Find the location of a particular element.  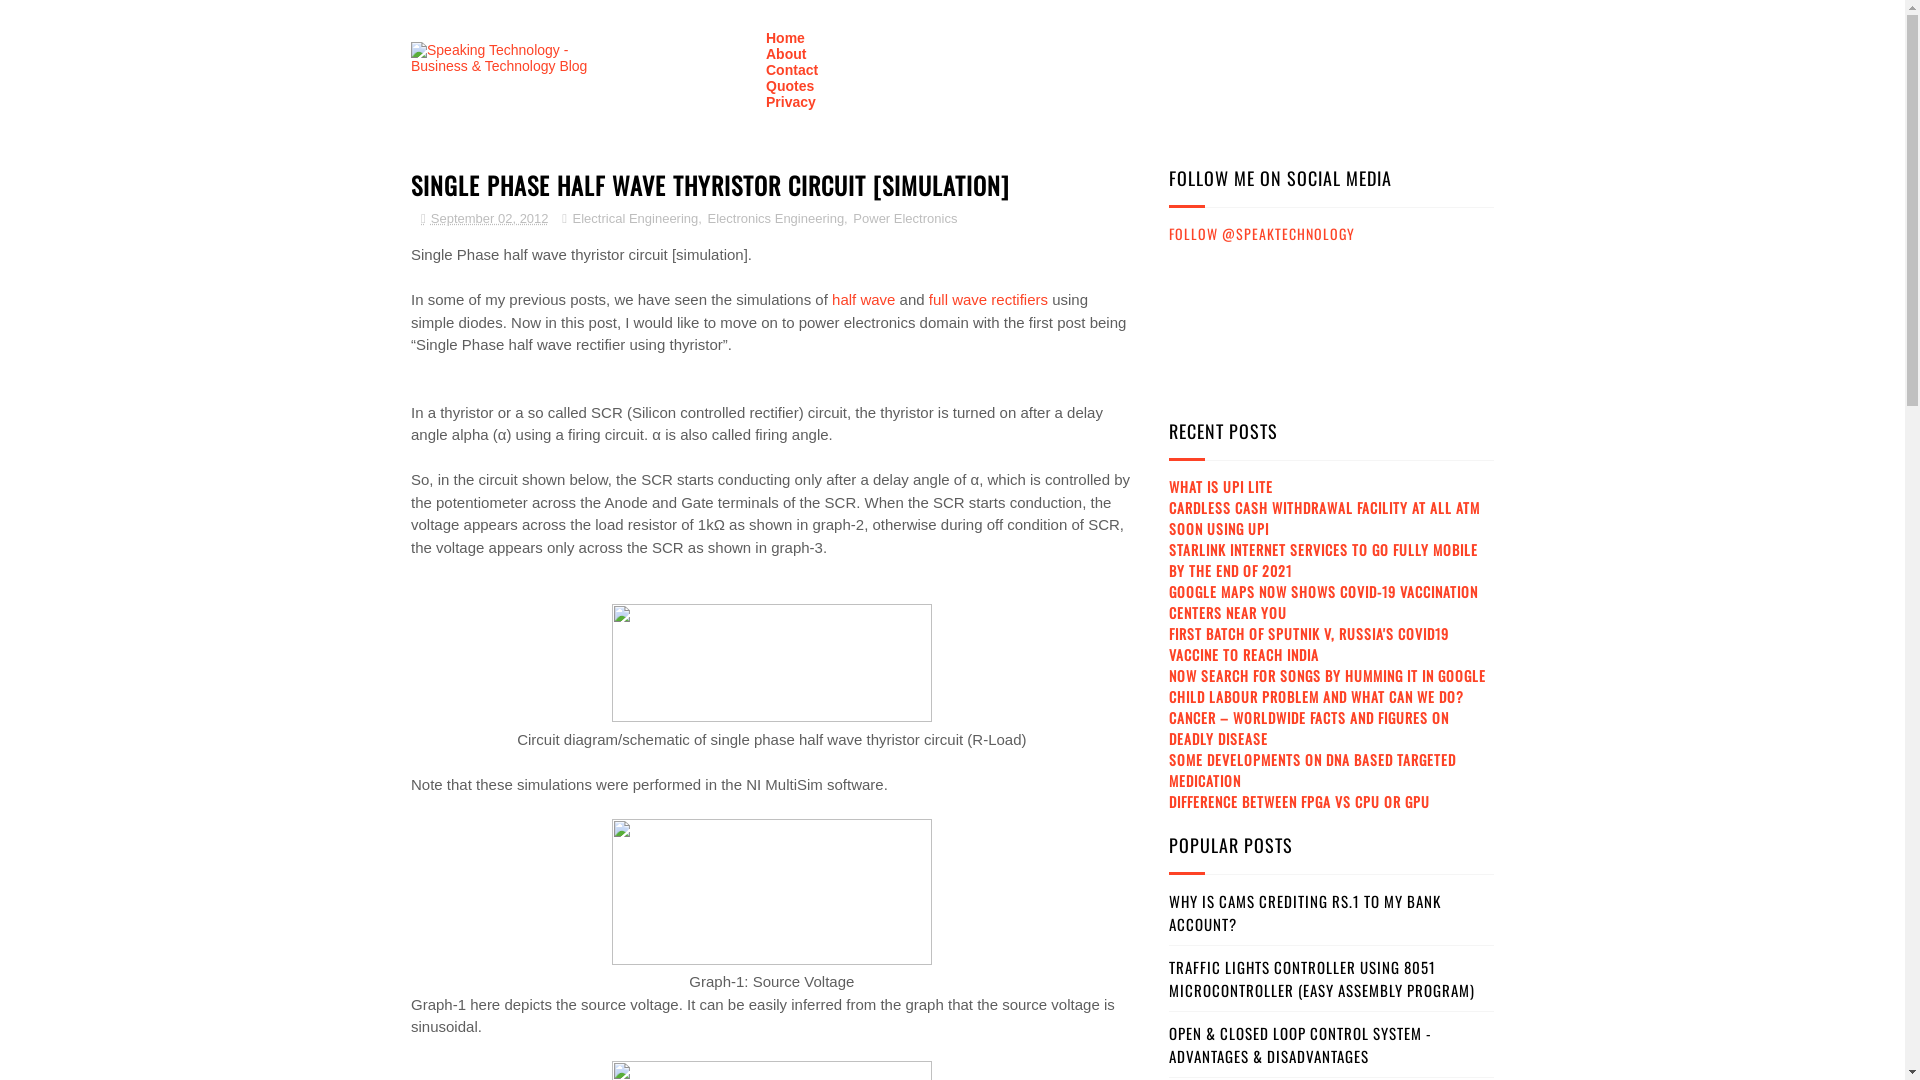

'CARDLESS CASH WITHDRAWAL FACILITY AT ALL ATM SOON USING UPI' is located at coordinates (1324, 516).